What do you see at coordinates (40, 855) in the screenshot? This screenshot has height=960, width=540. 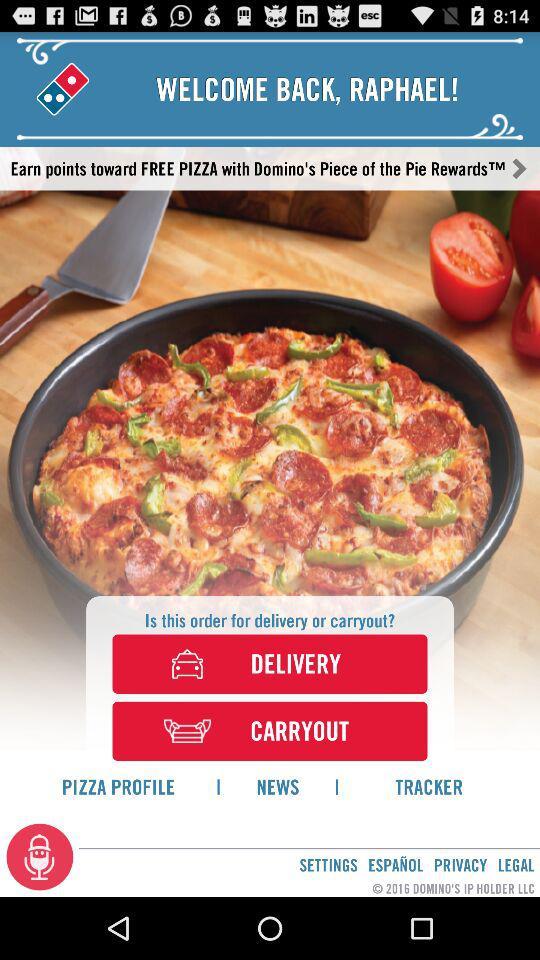 I see `icon next to settings icon` at bounding box center [40, 855].